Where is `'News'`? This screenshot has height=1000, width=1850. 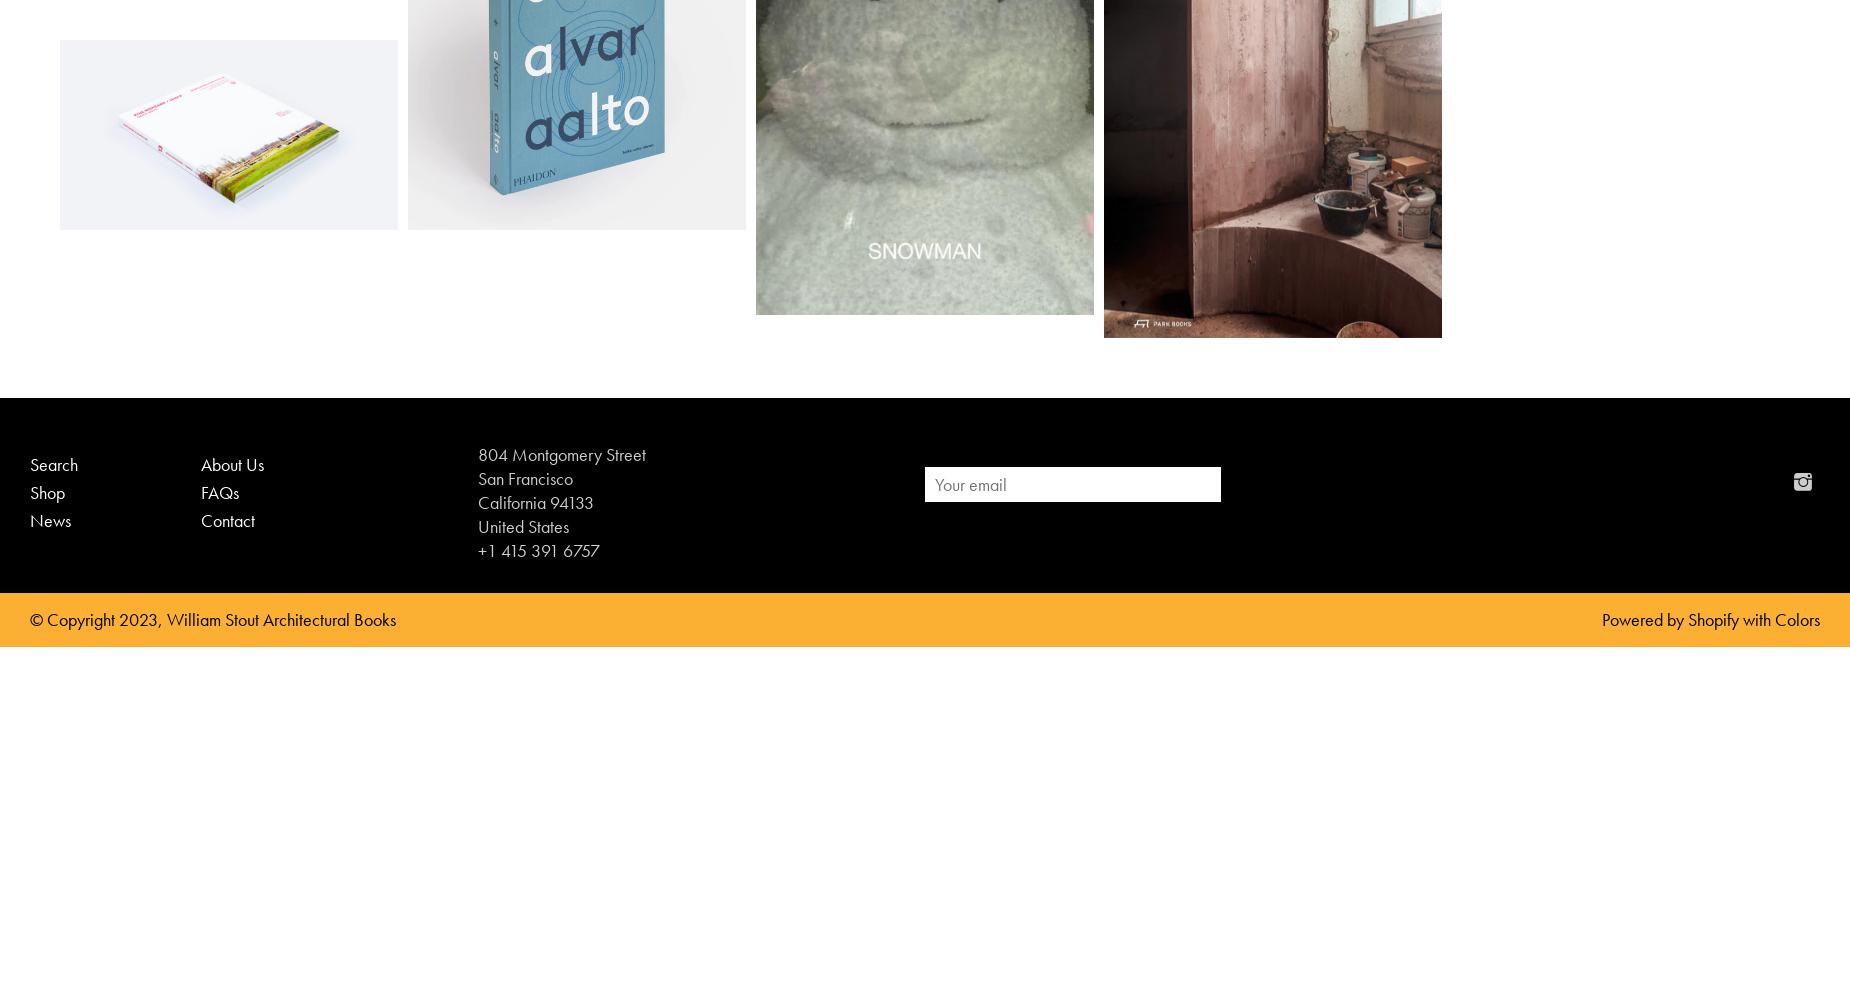 'News' is located at coordinates (28, 519).